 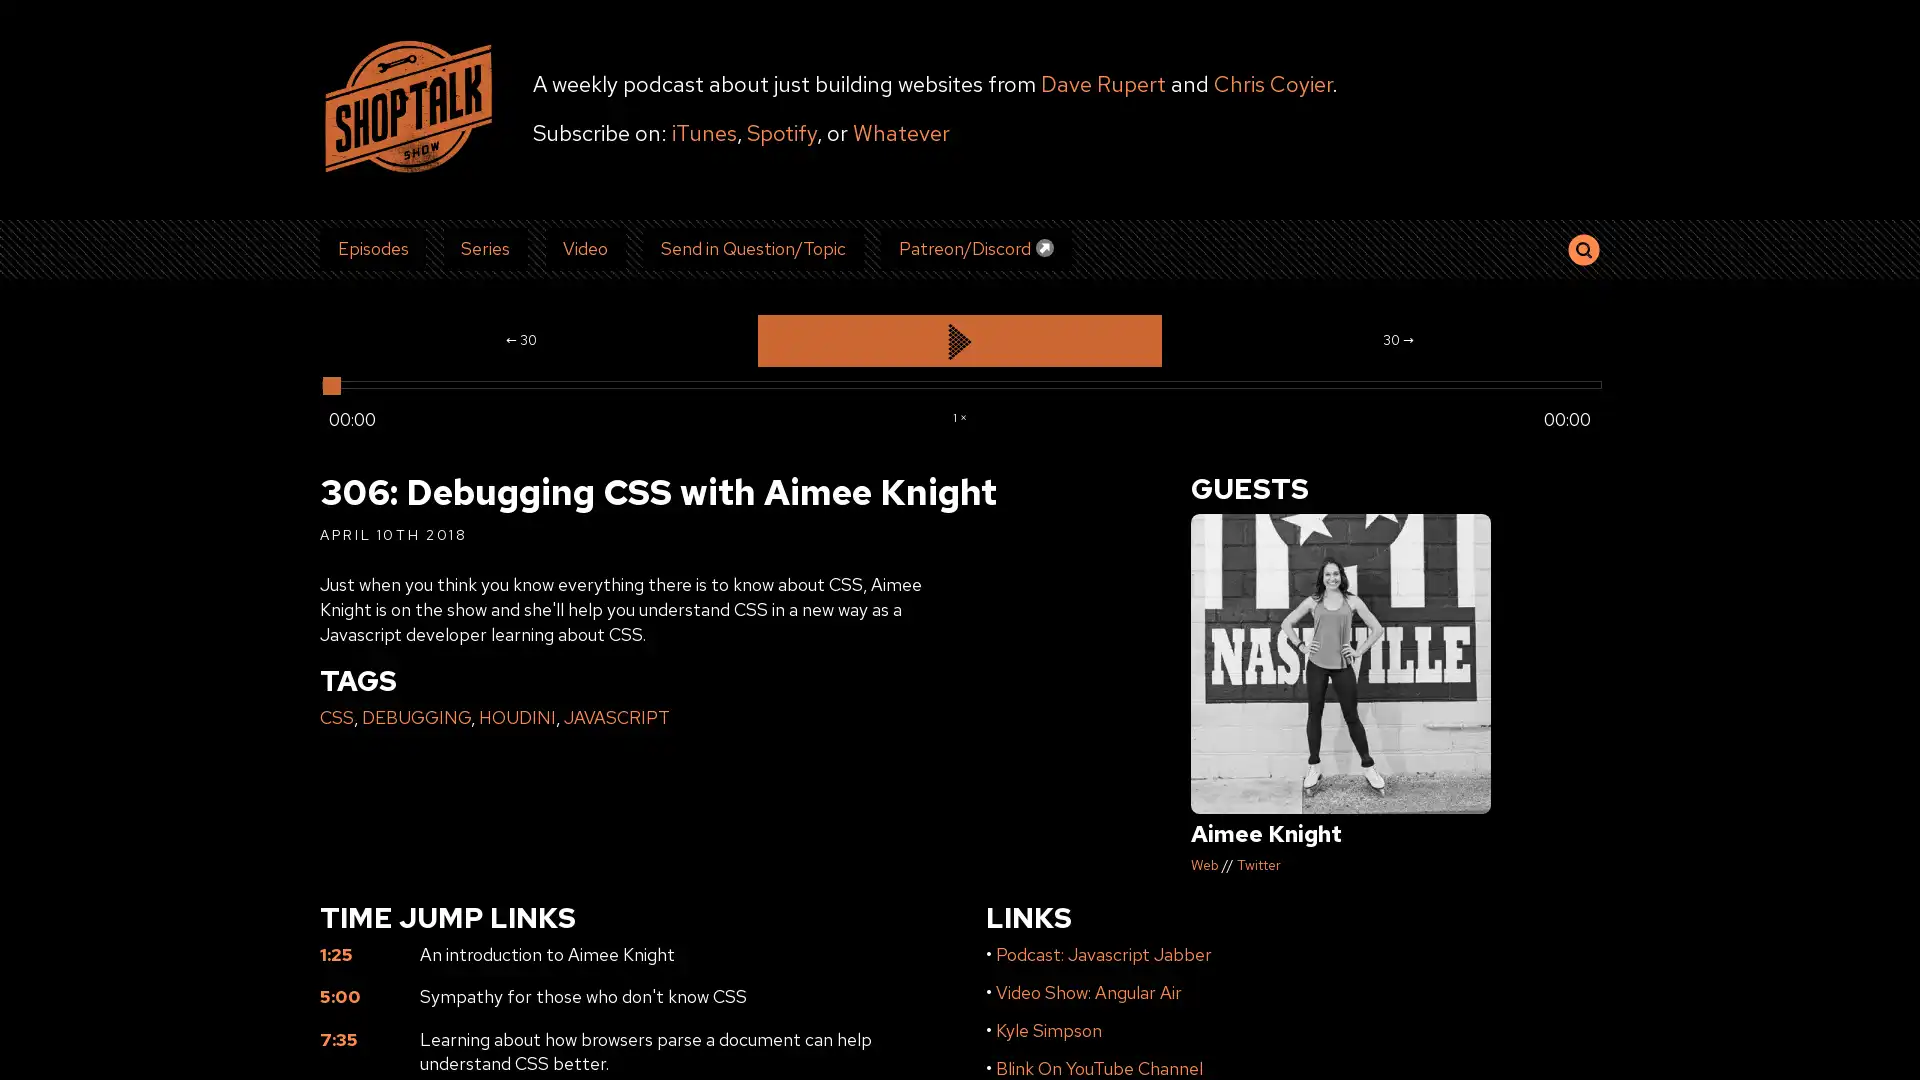 What do you see at coordinates (1396, 339) in the screenshot?
I see `Fast Forward 30 seconds` at bounding box center [1396, 339].